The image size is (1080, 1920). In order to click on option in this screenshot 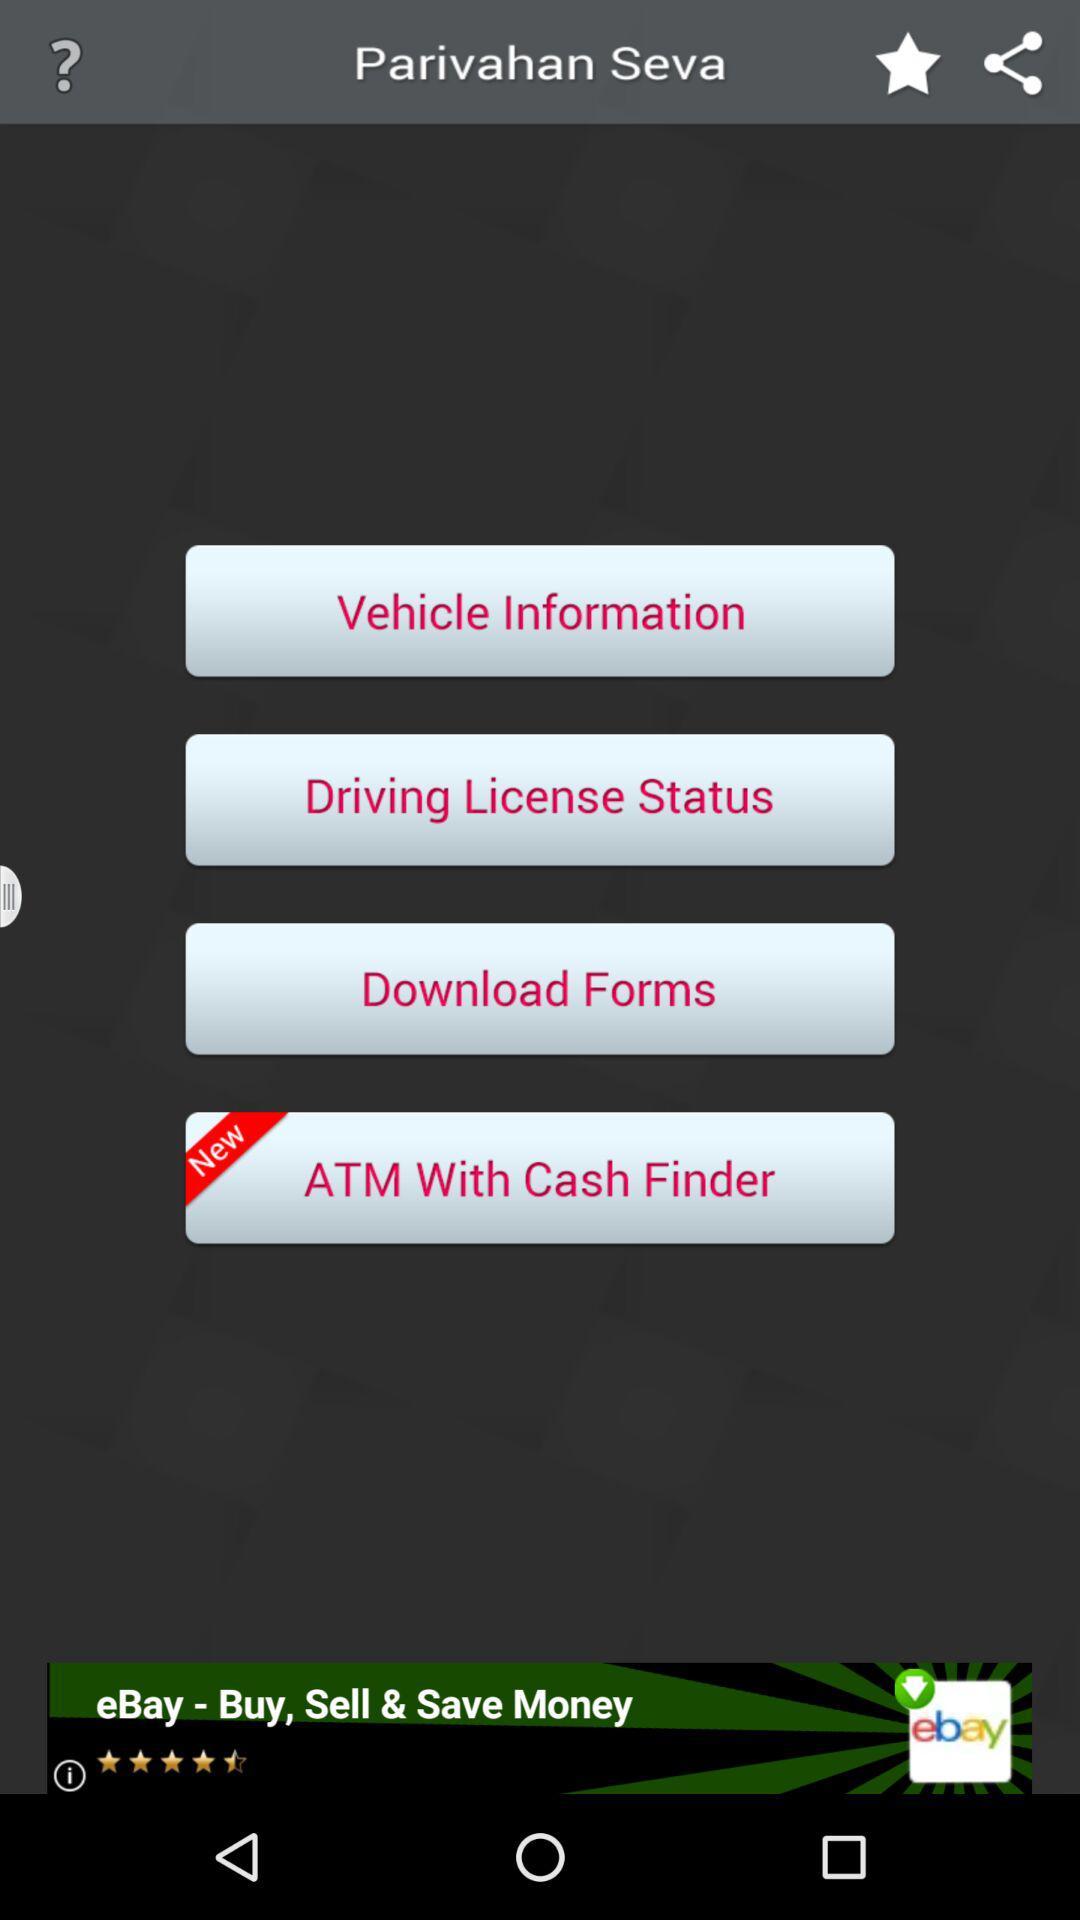, I will do `click(540, 802)`.